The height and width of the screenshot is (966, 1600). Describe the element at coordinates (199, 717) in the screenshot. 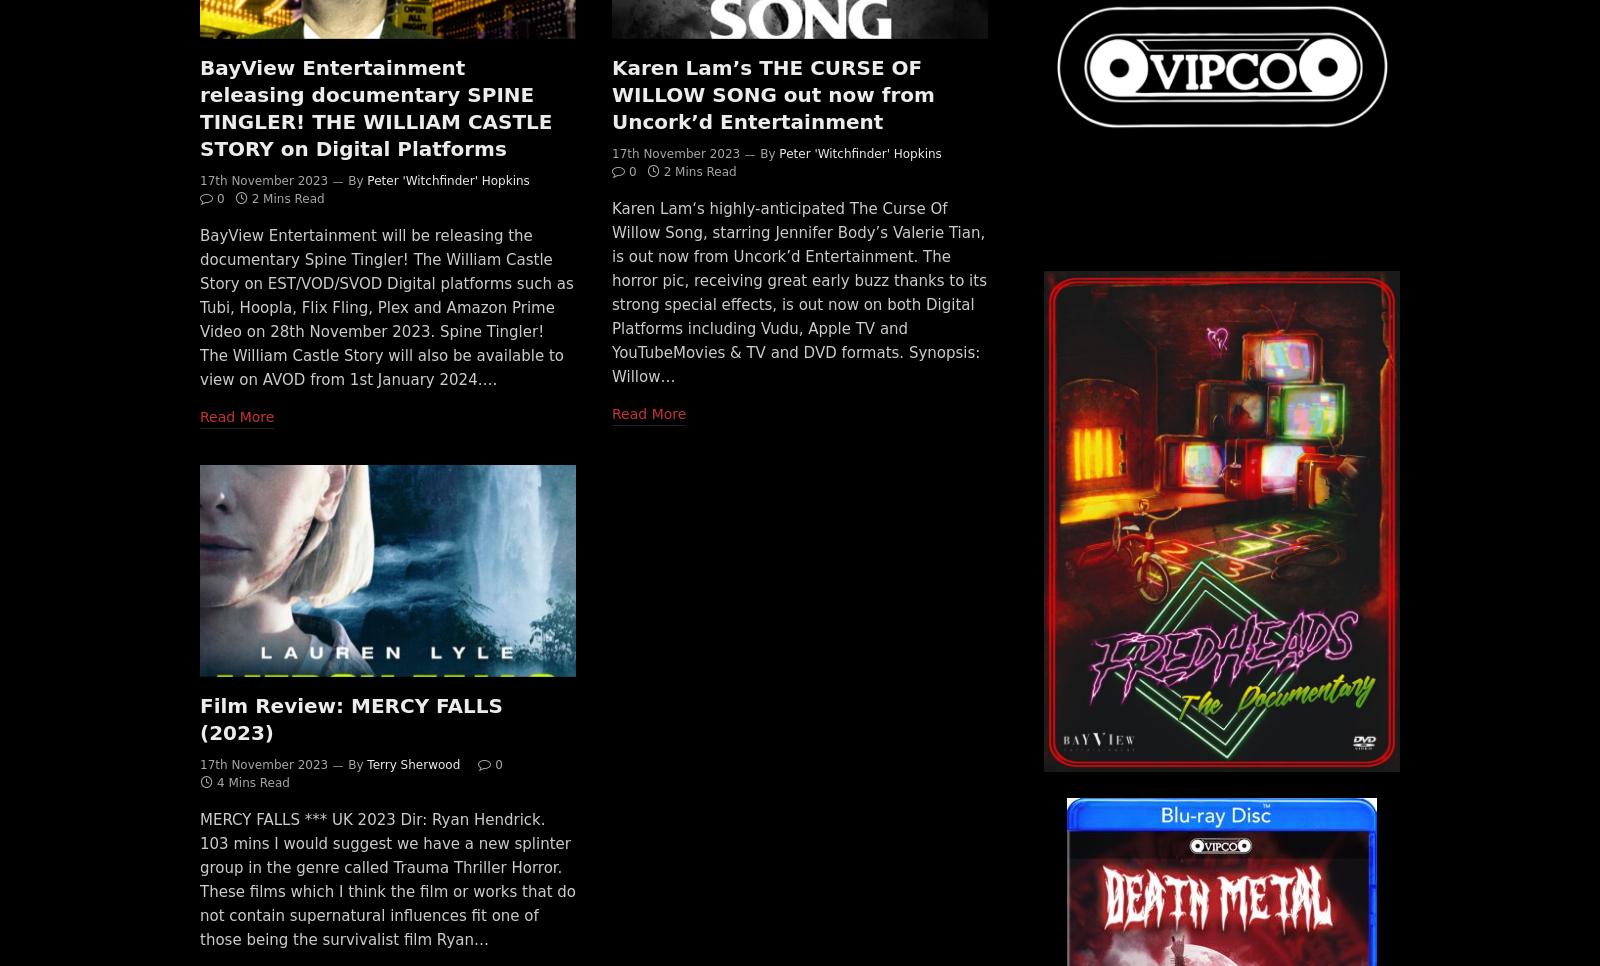

I see `'Film Review: MERCY FALLS (2023)'` at that location.